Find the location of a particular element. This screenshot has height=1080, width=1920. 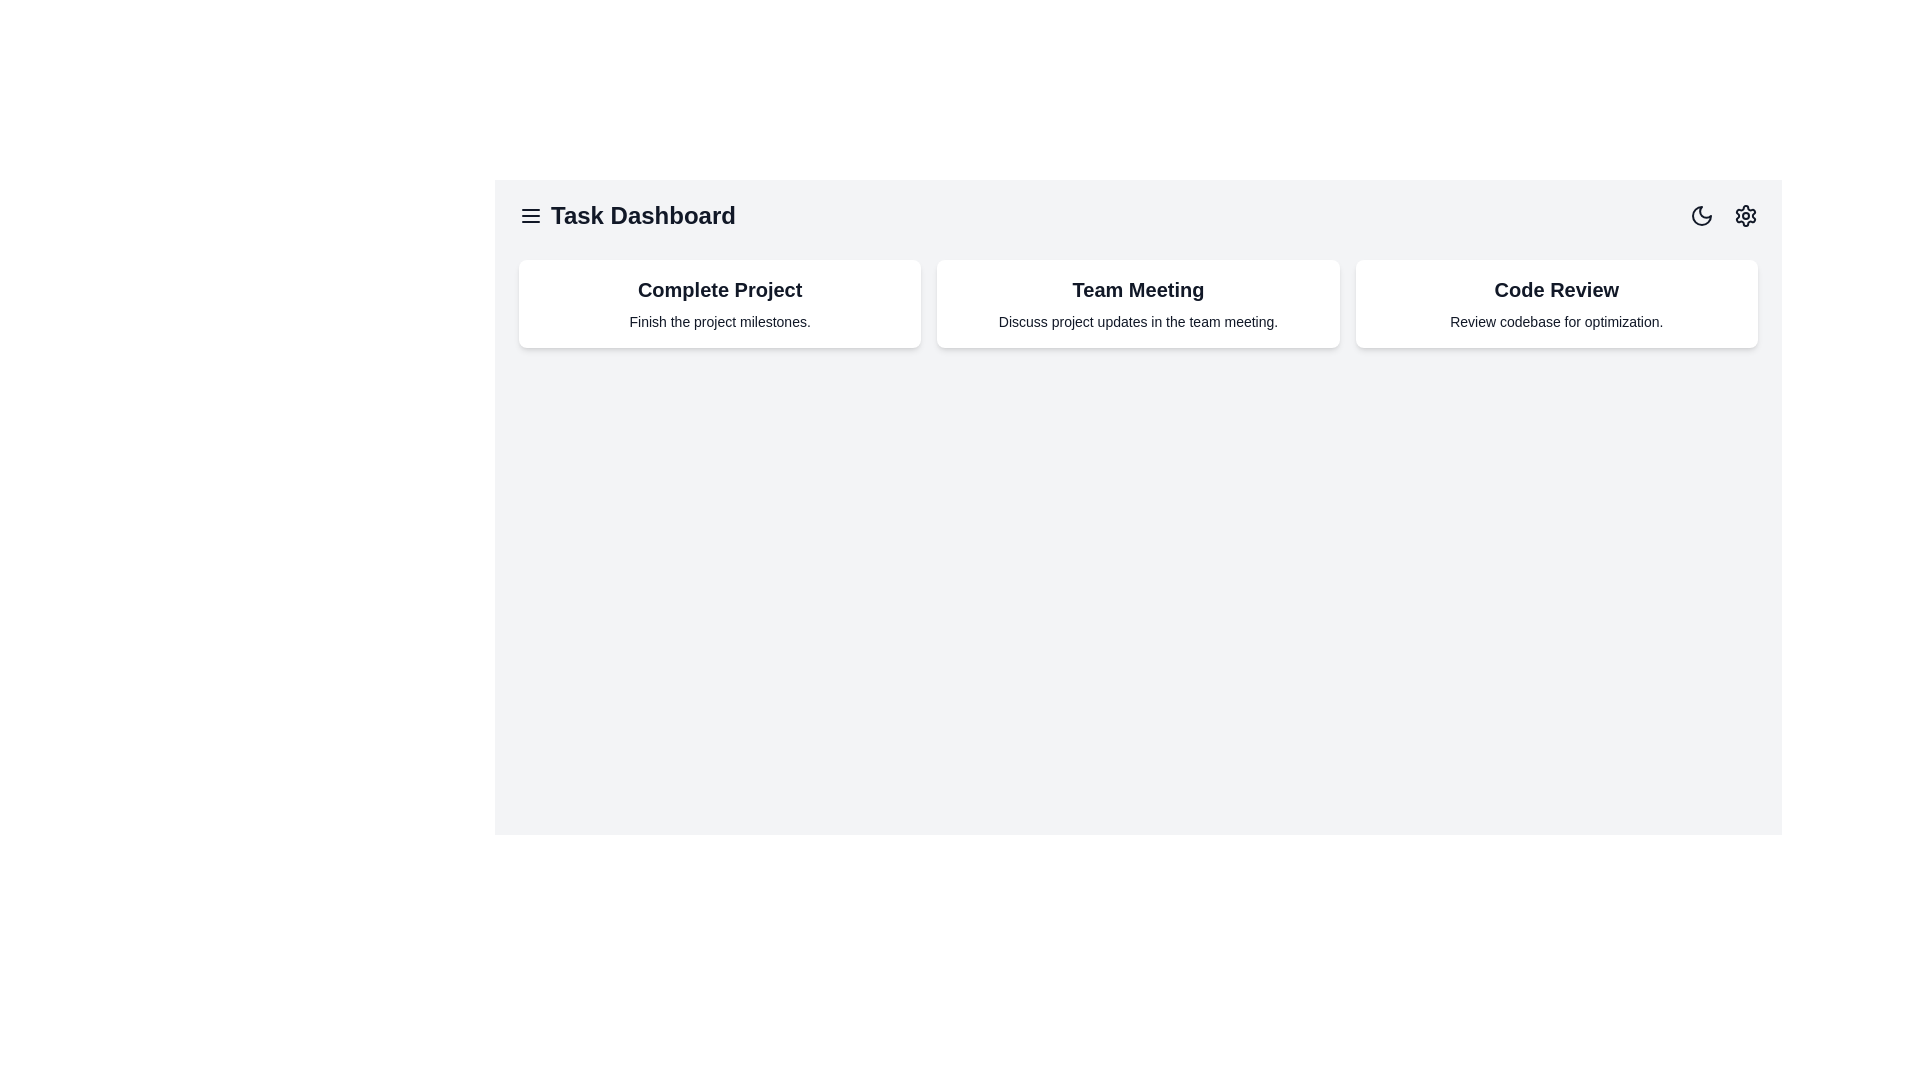

the 'Complete Project' card located in the first column of the grid layout is located at coordinates (720, 304).